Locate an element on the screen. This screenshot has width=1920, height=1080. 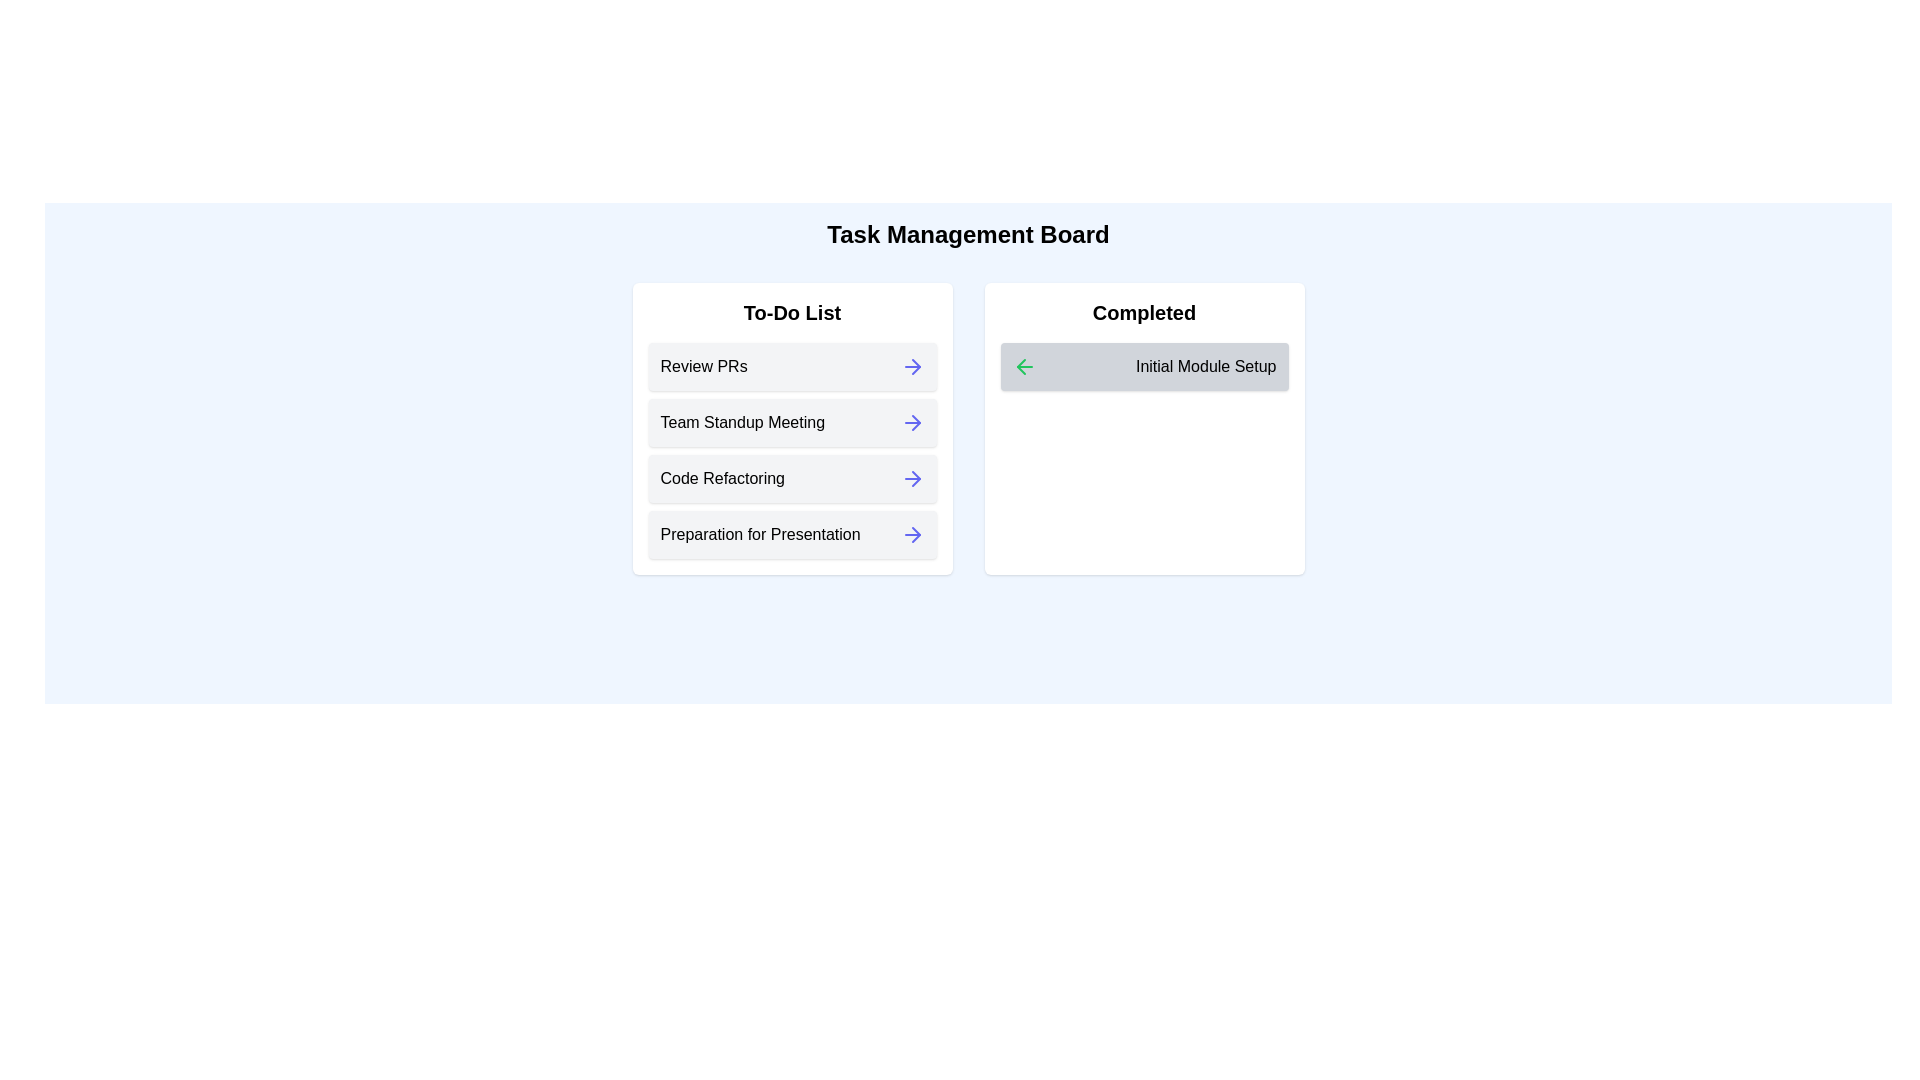
the arrow next to the task 'Review PRs' in the 'To-Do List' to move it to the 'Completed' list is located at coordinates (911, 366).